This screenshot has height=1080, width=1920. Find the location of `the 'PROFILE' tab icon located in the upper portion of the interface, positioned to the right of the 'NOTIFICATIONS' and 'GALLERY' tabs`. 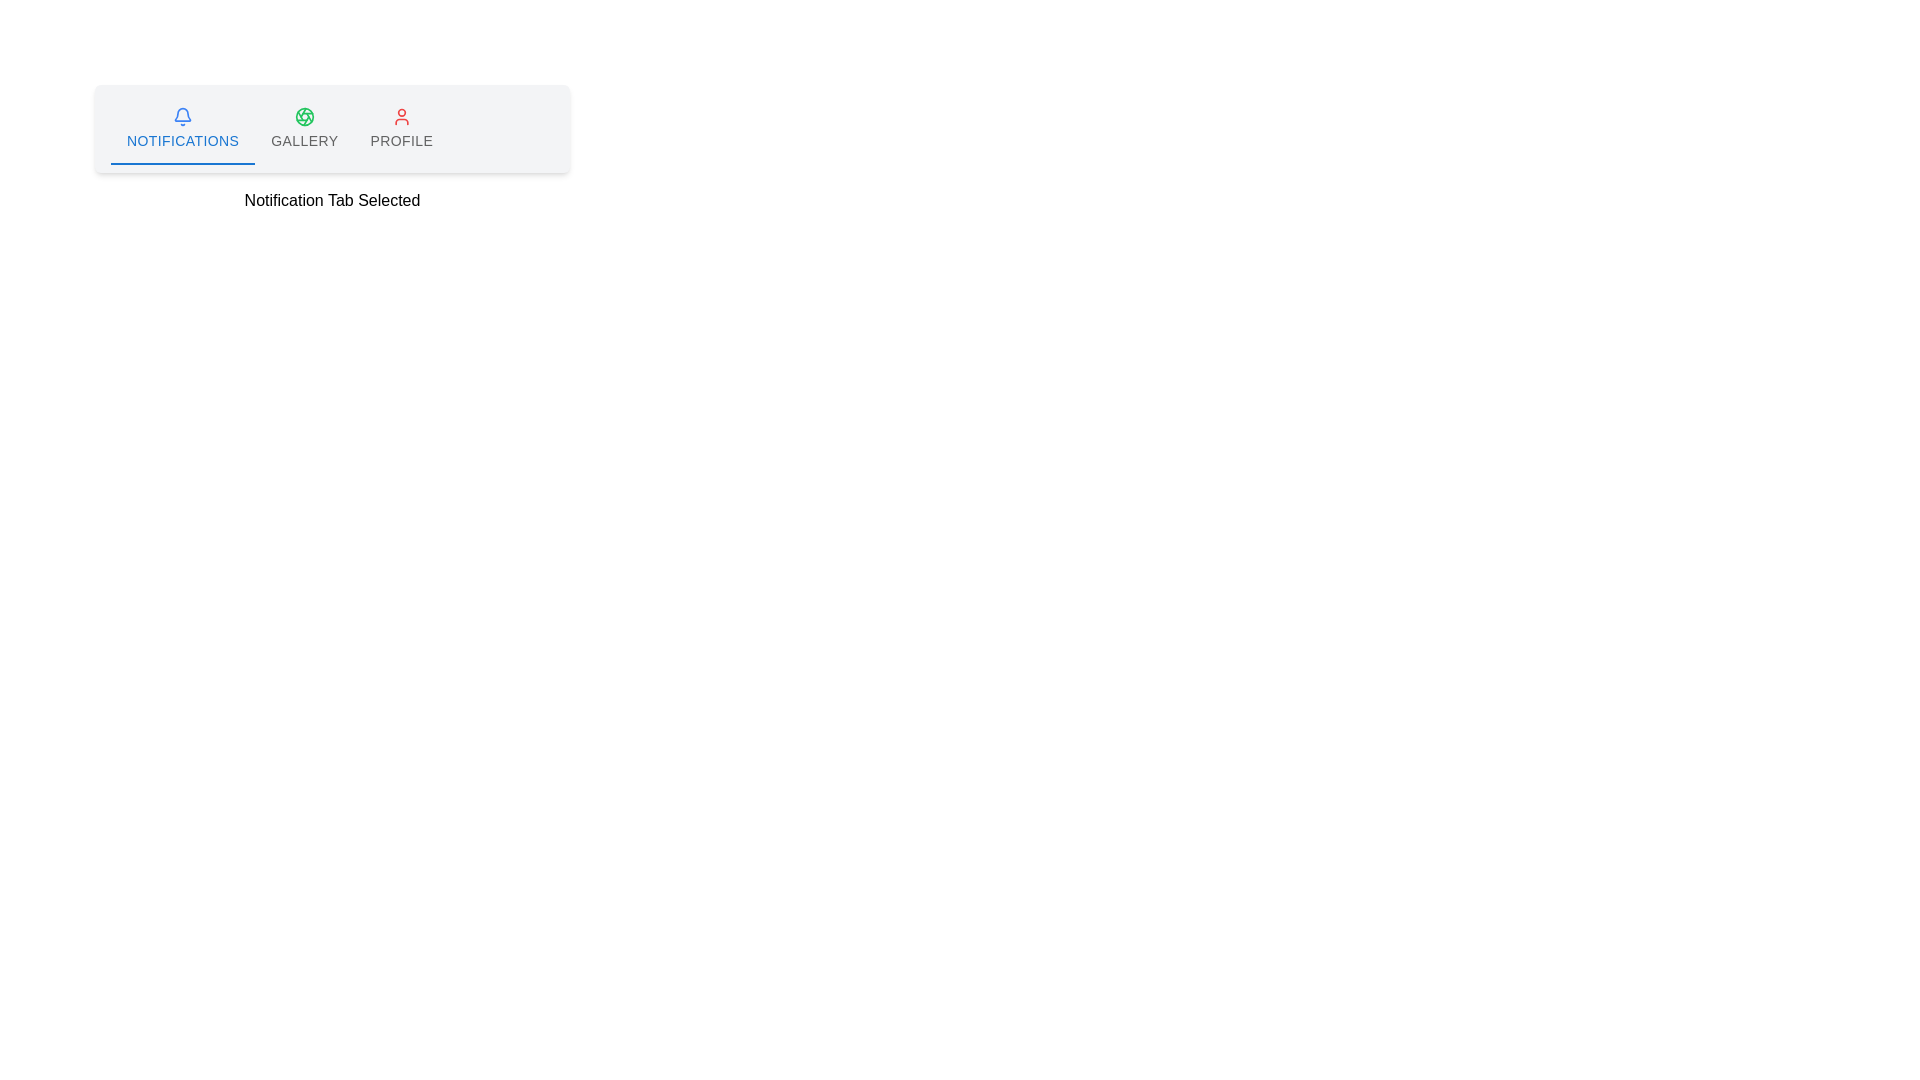

the 'PROFILE' tab icon located in the upper portion of the interface, positioned to the right of the 'NOTIFICATIONS' and 'GALLERY' tabs is located at coordinates (400, 117).